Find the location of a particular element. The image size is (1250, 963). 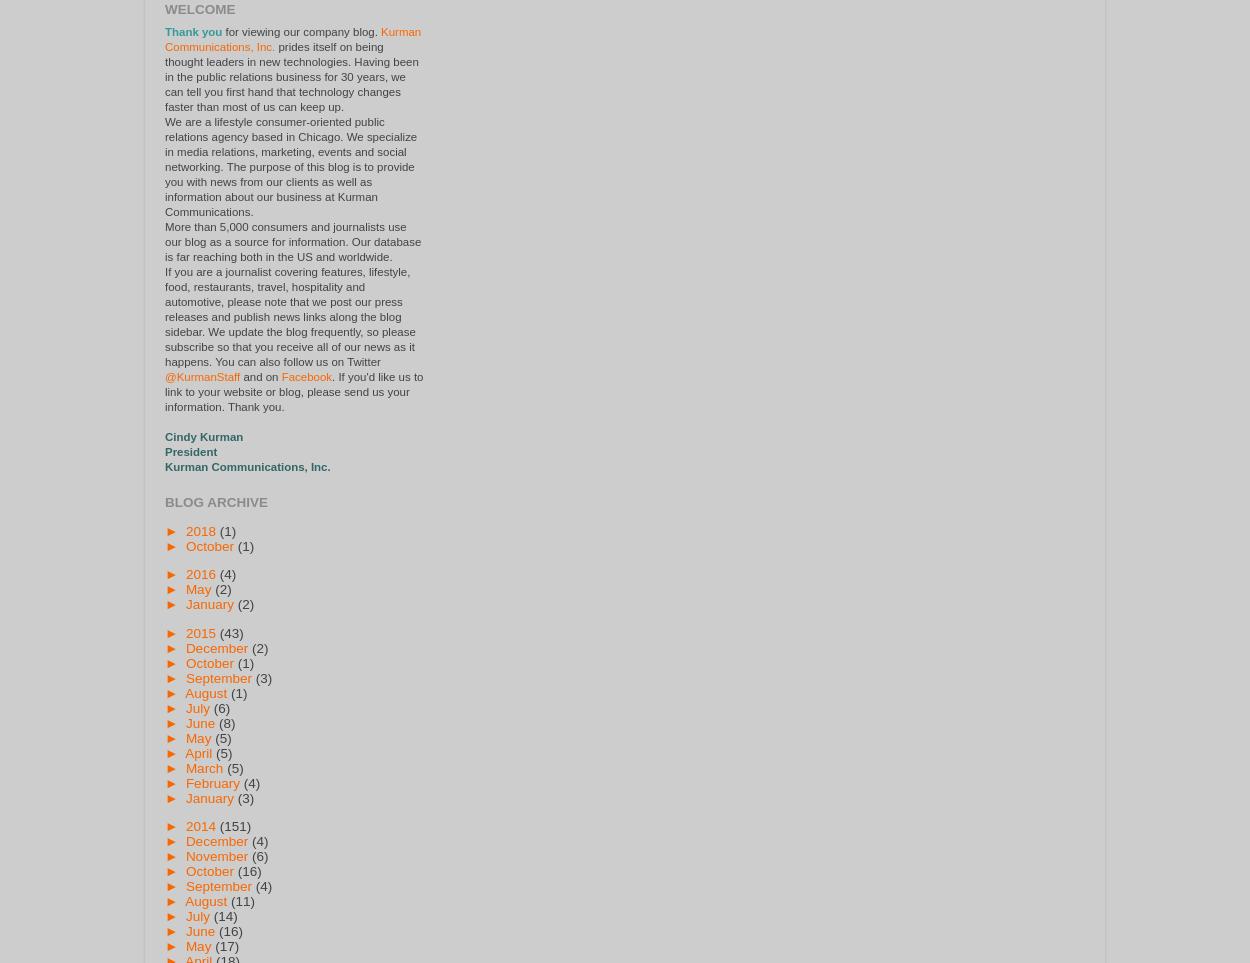

'(8)' is located at coordinates (225, 721).